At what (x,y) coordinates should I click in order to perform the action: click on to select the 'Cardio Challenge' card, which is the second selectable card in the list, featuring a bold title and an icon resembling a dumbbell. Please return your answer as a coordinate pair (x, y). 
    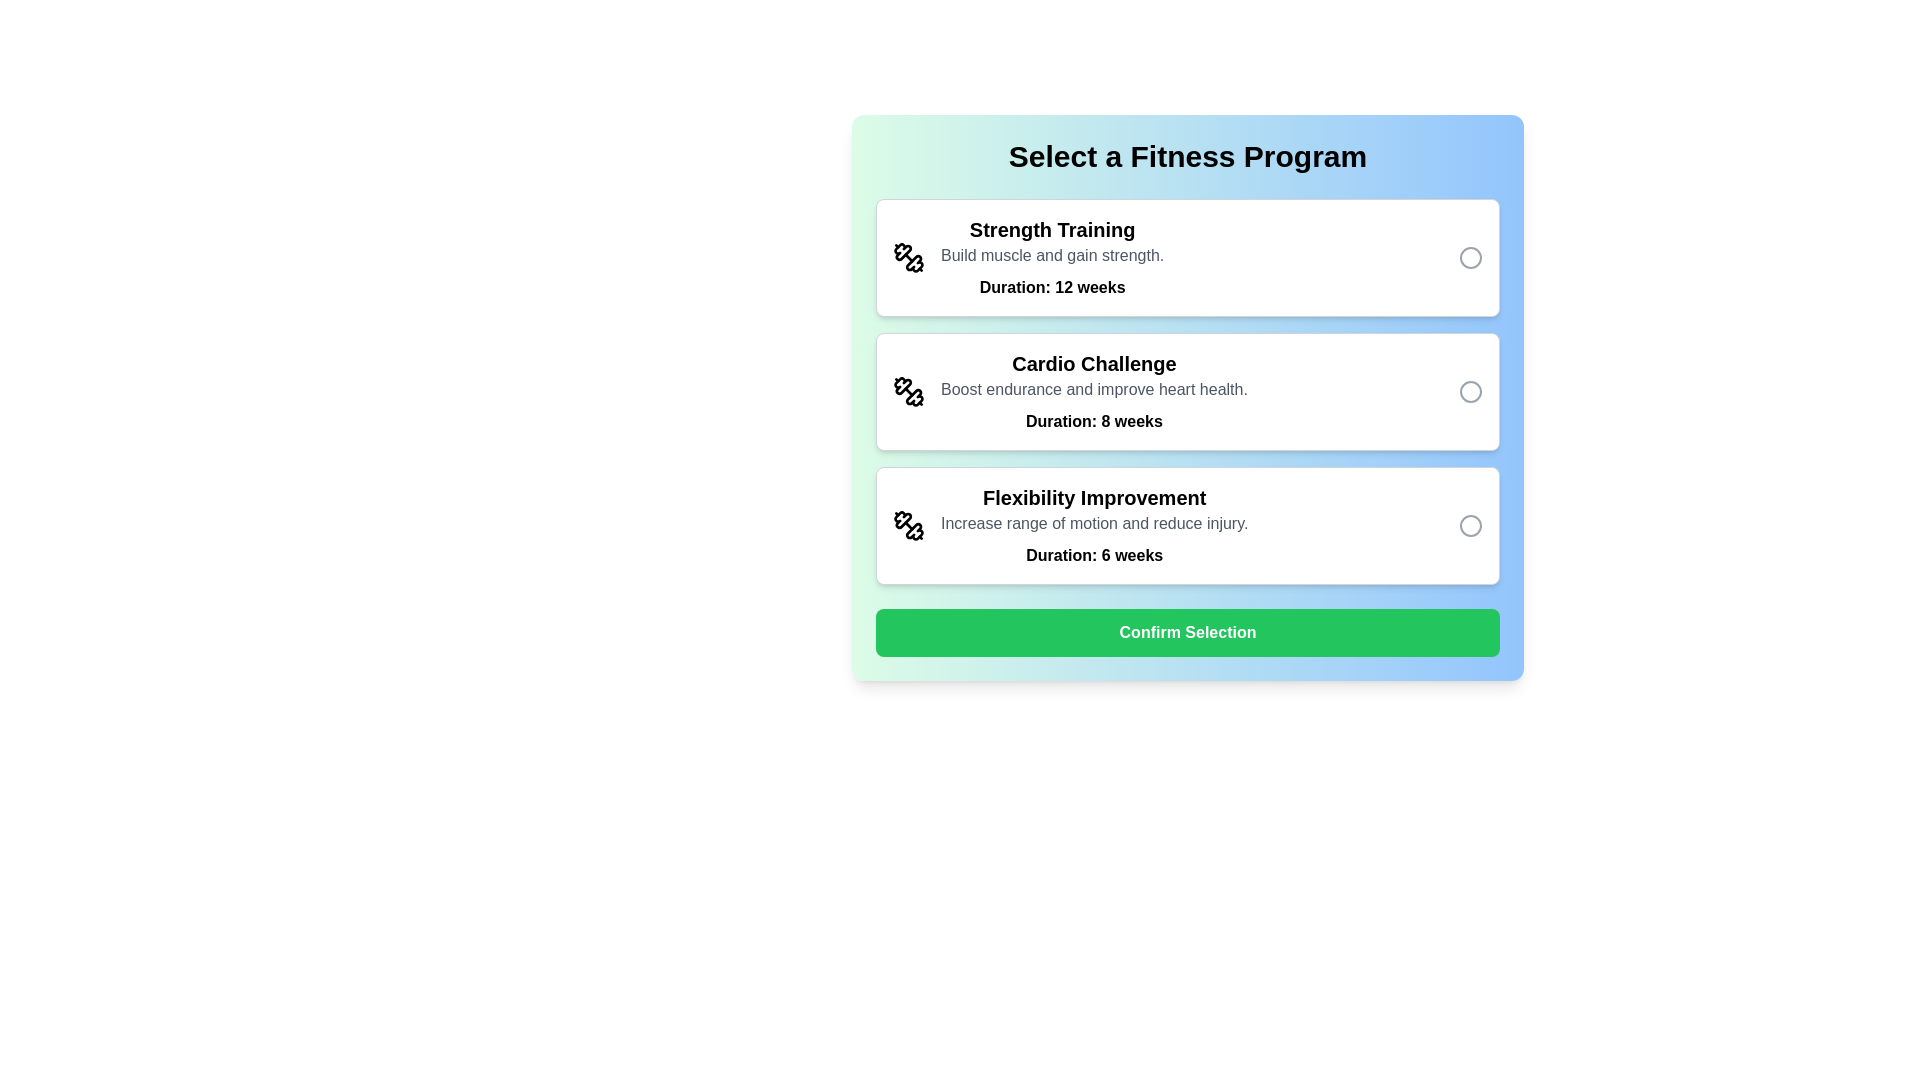
    Looking at the image, I should click on (1188, 392).